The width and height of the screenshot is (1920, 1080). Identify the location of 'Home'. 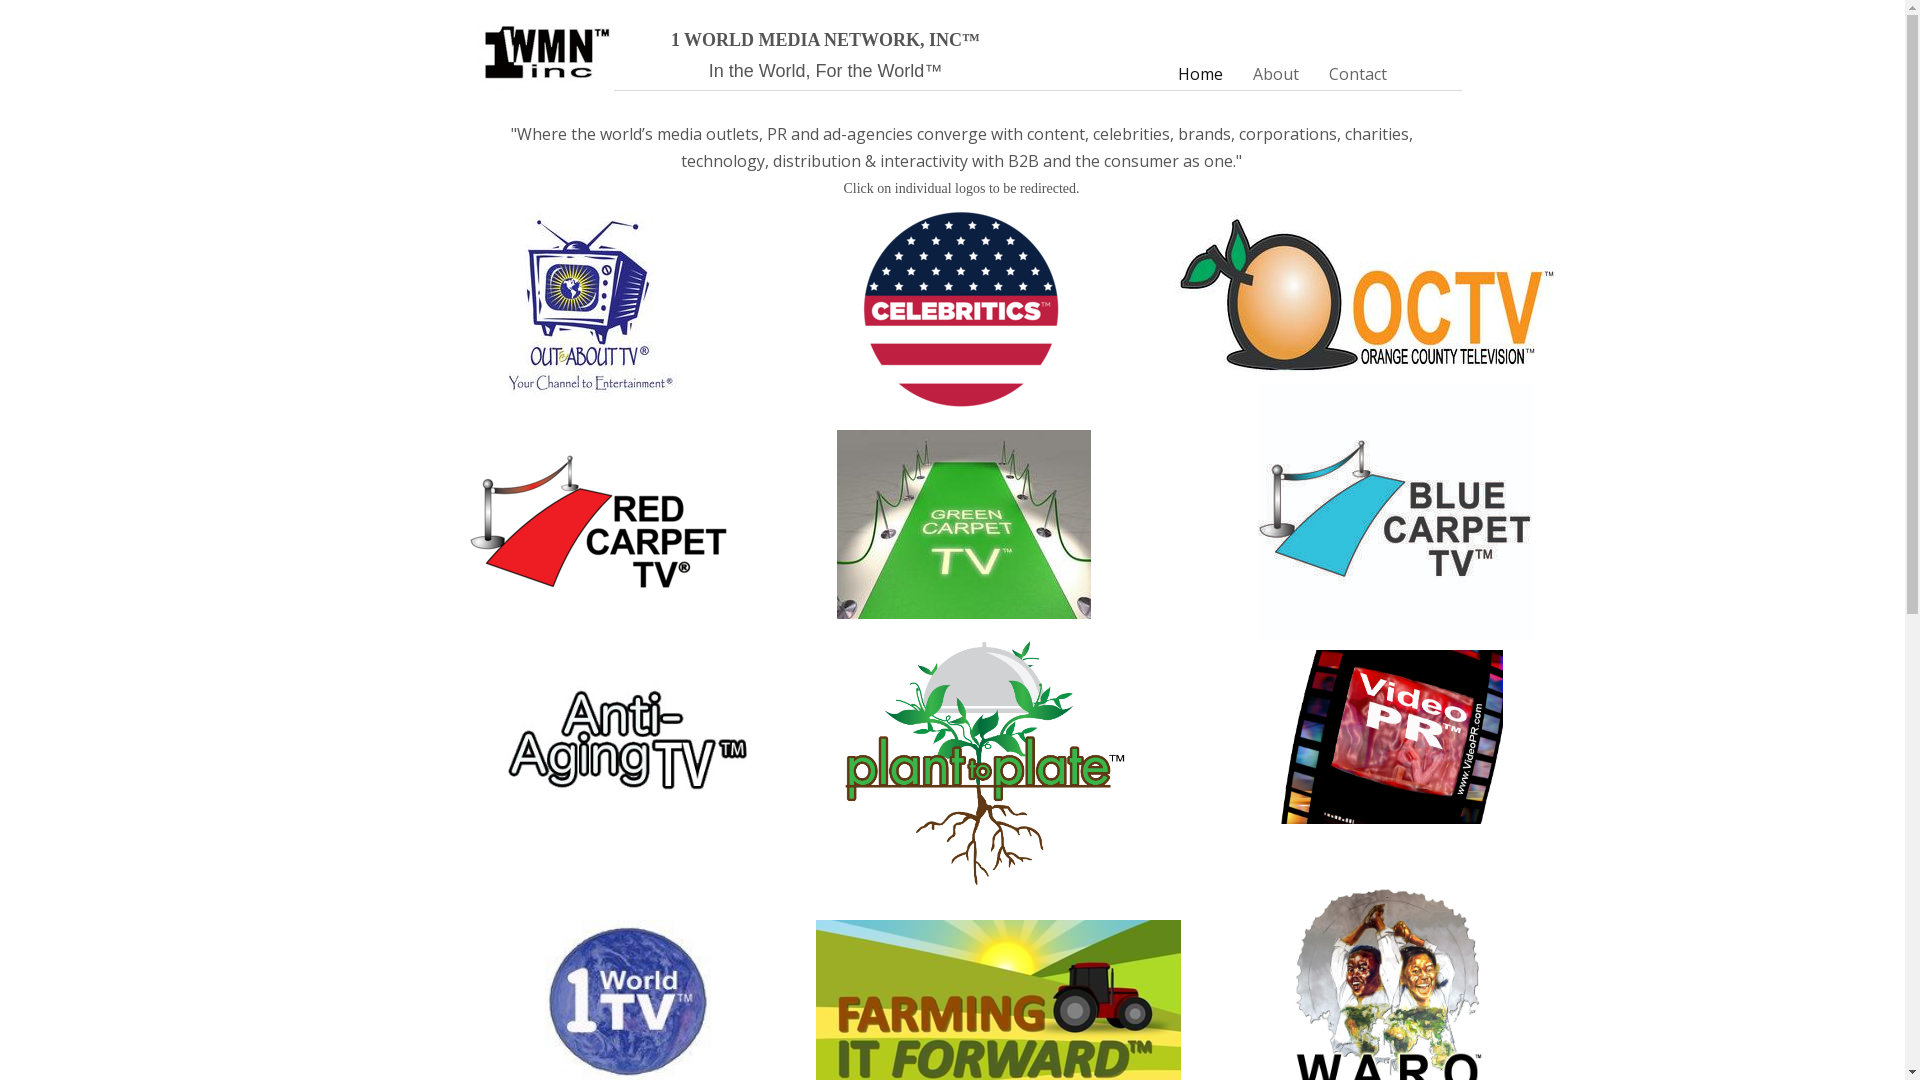
(1199, 73).